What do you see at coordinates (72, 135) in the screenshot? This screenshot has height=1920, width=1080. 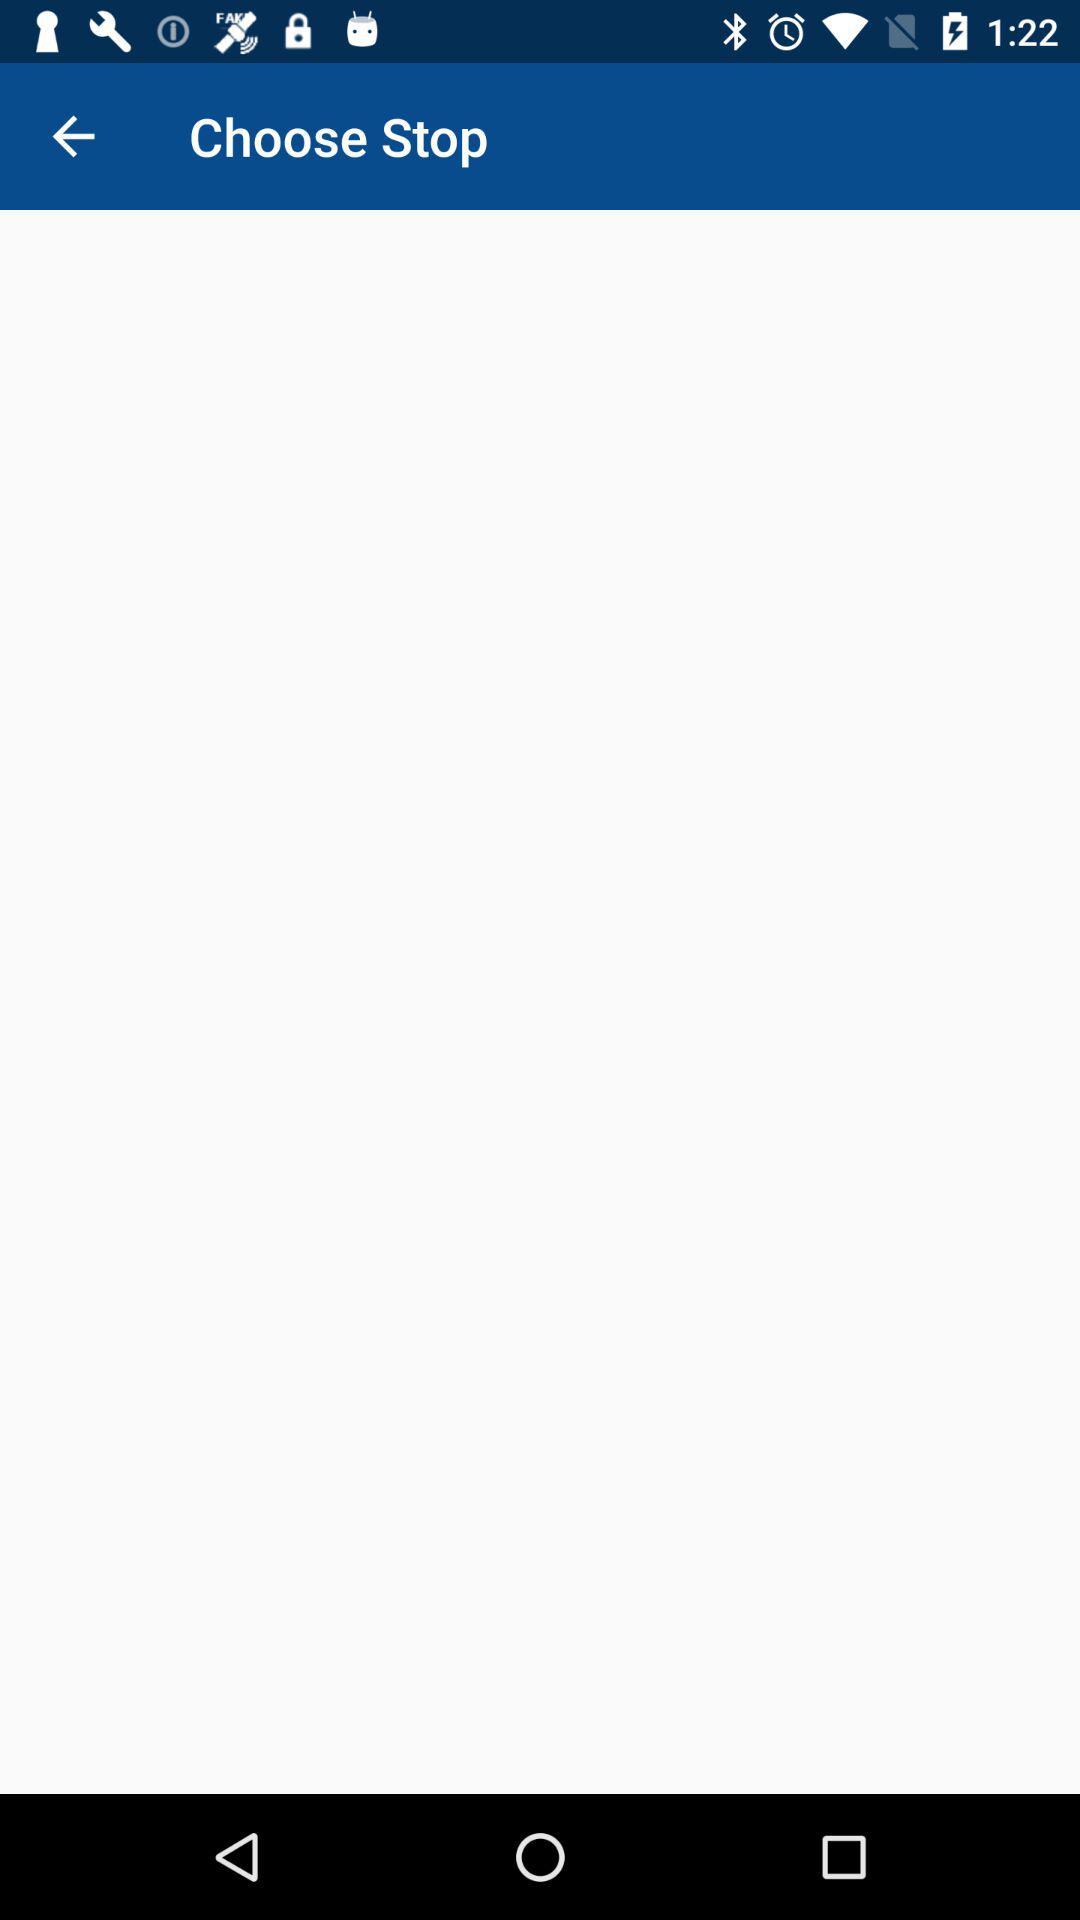 I see `the item next to choose stop icon` at bounding box center [72, 135].